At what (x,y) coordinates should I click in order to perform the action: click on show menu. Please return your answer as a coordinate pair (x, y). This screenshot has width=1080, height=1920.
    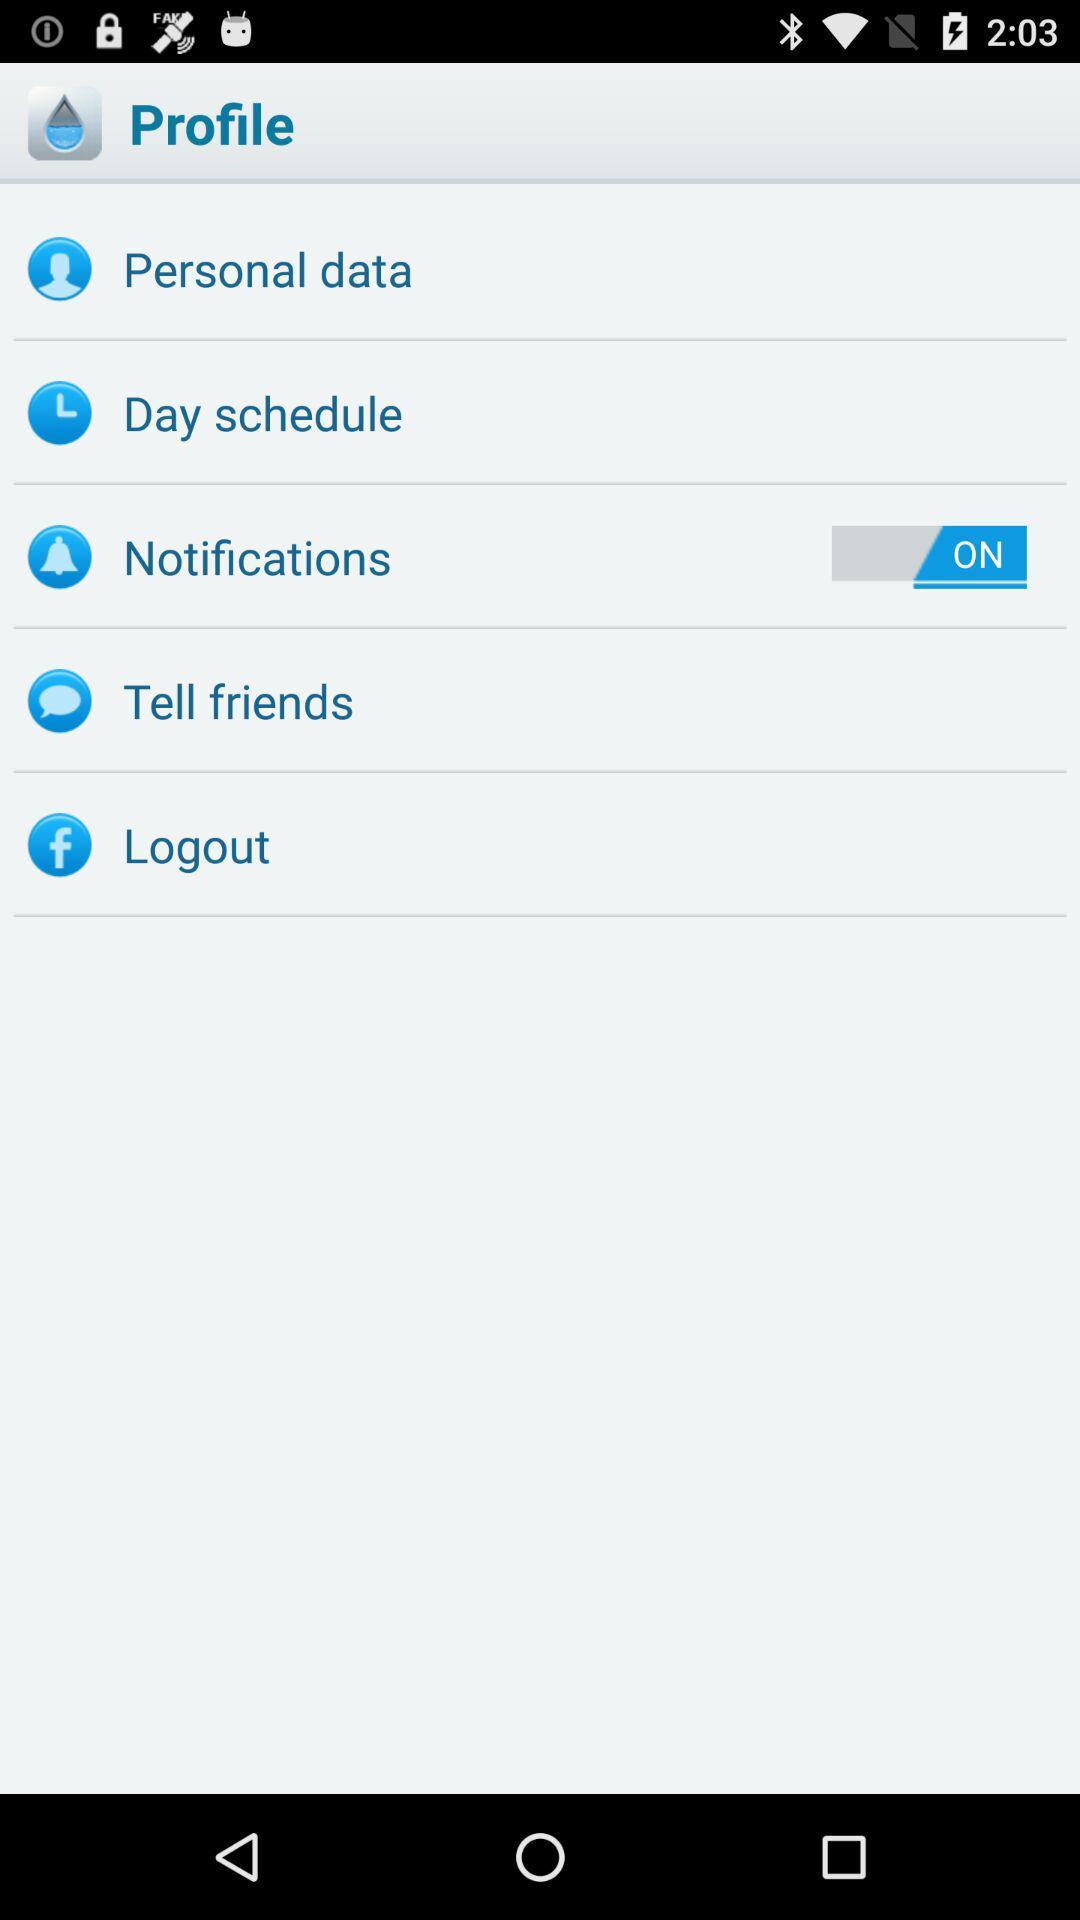
    Looking at the image, I should click on (63, 122).